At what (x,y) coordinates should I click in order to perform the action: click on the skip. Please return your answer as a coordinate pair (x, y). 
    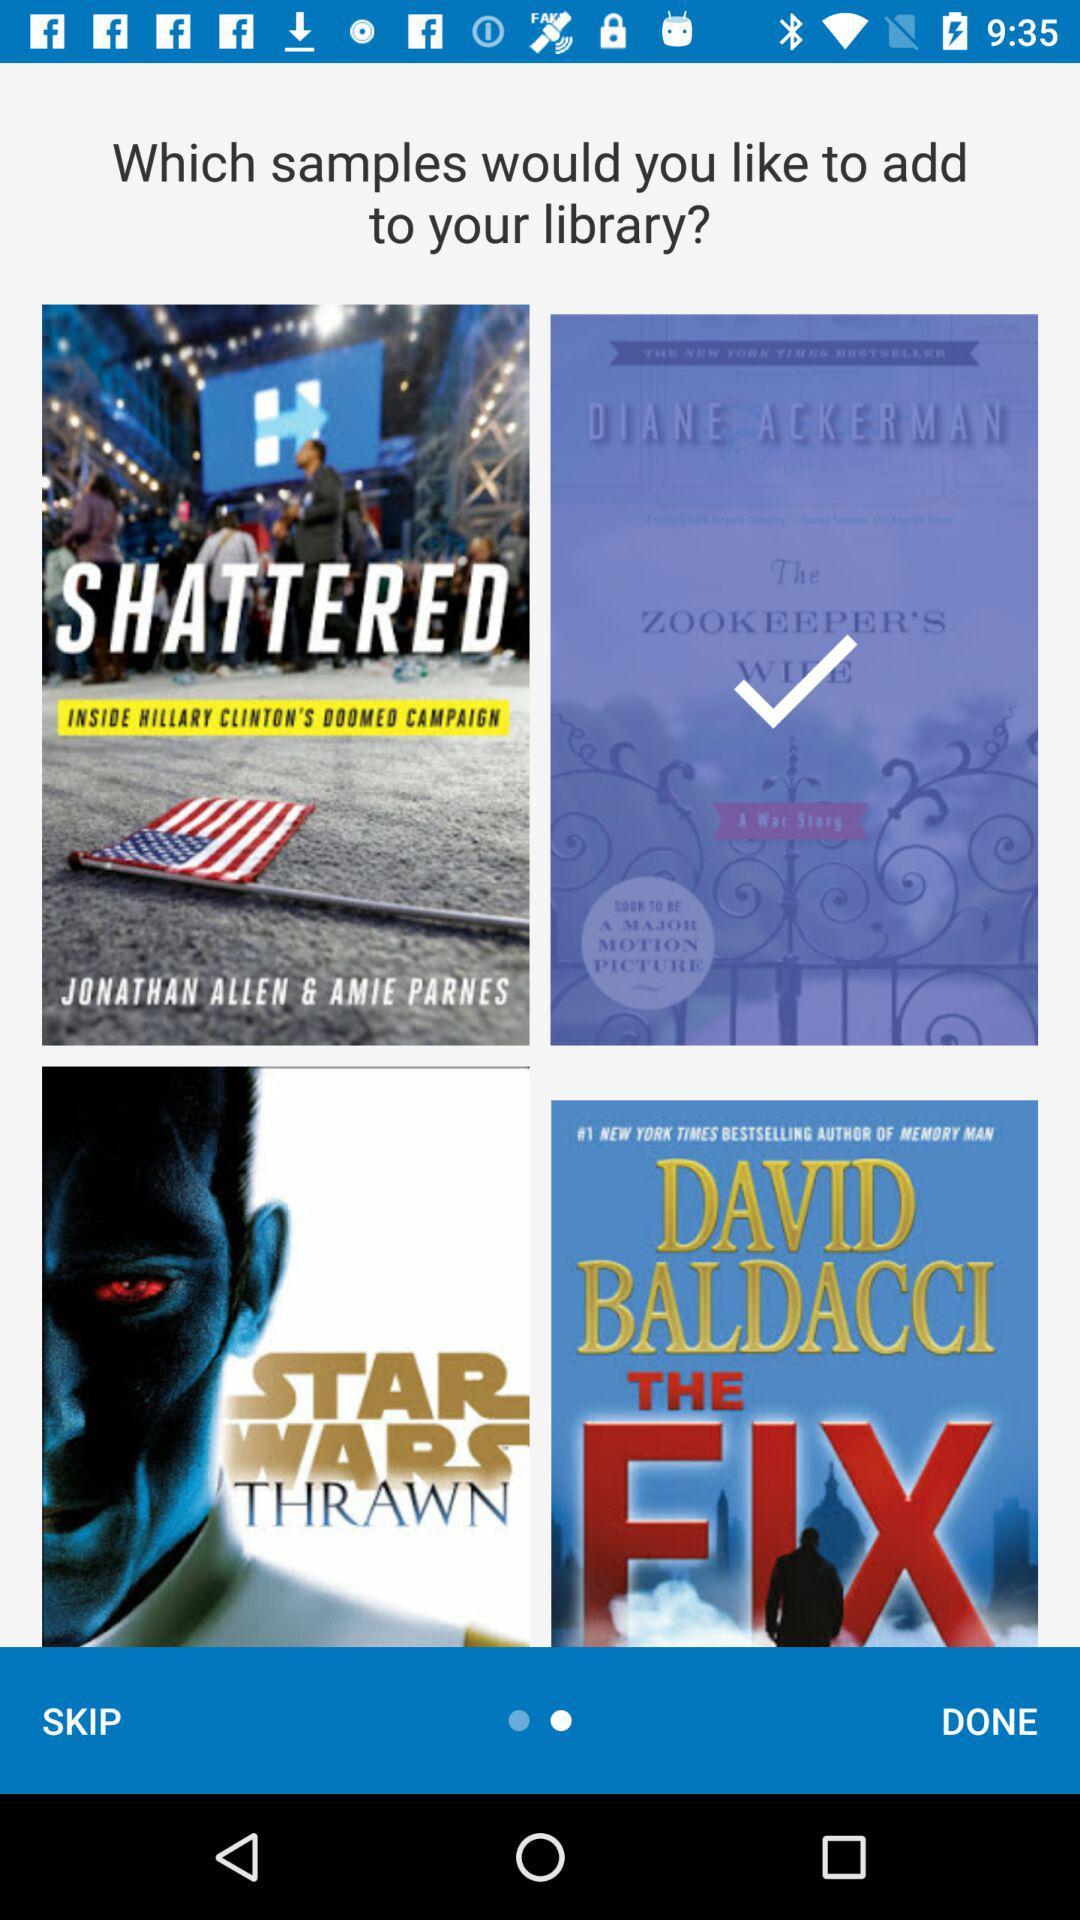
    Looking at the image, I should click on (80, 1719).